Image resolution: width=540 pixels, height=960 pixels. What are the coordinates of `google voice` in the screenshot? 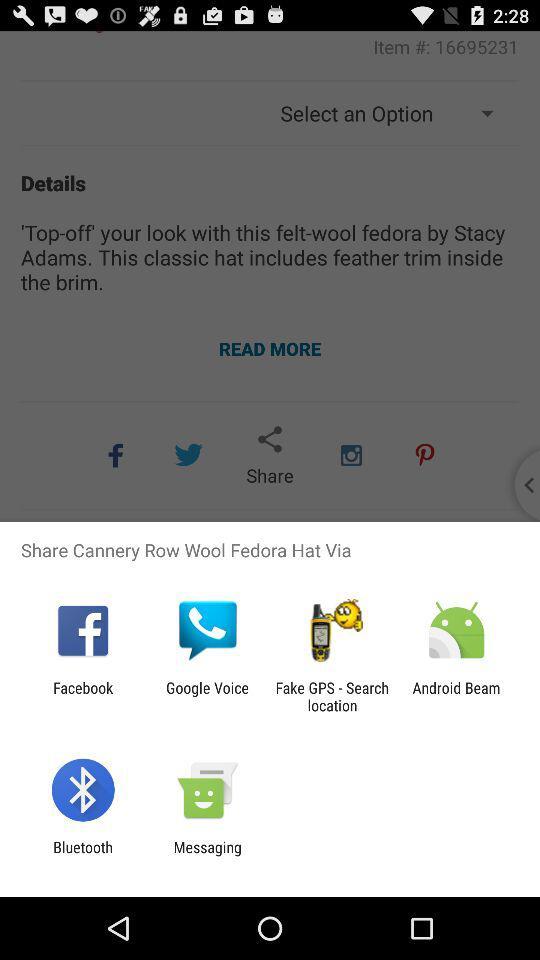 It's located at (206, 696).